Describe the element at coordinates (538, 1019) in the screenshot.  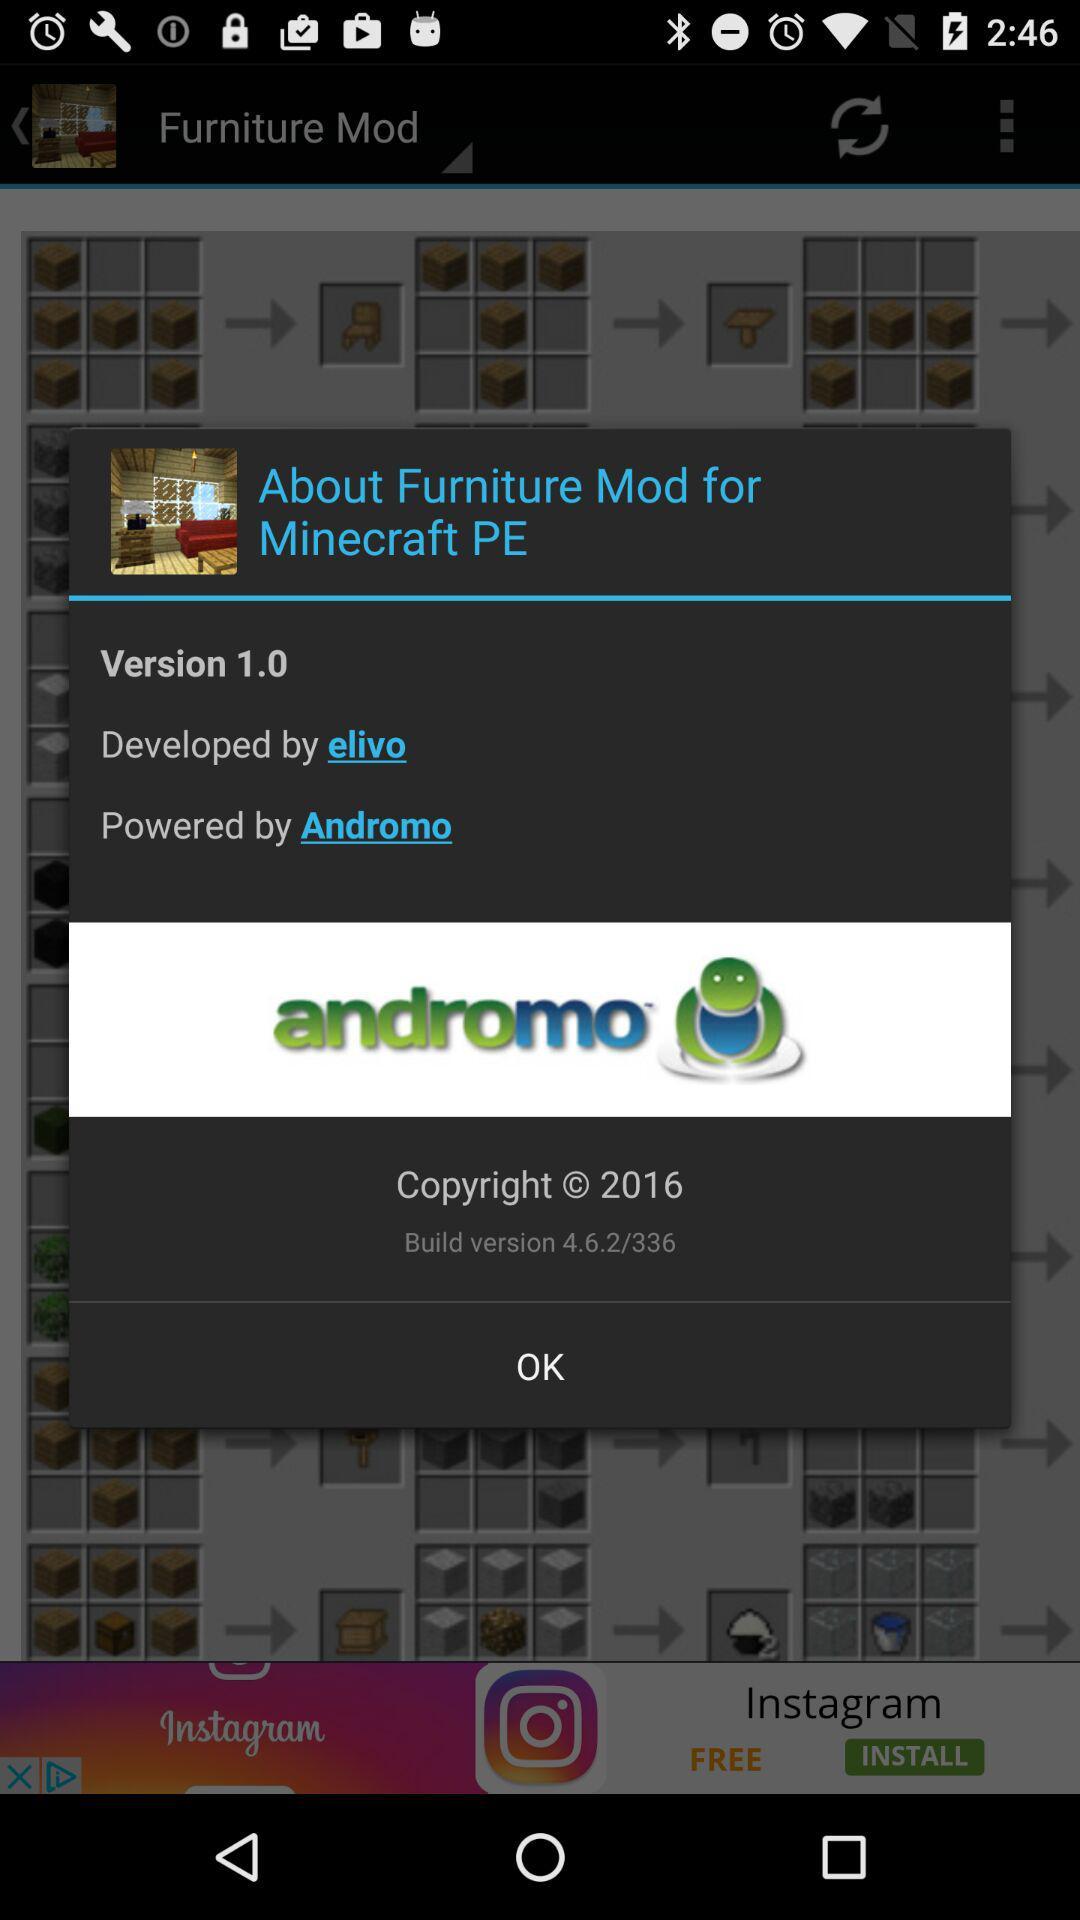
I see `link to app` at that location.